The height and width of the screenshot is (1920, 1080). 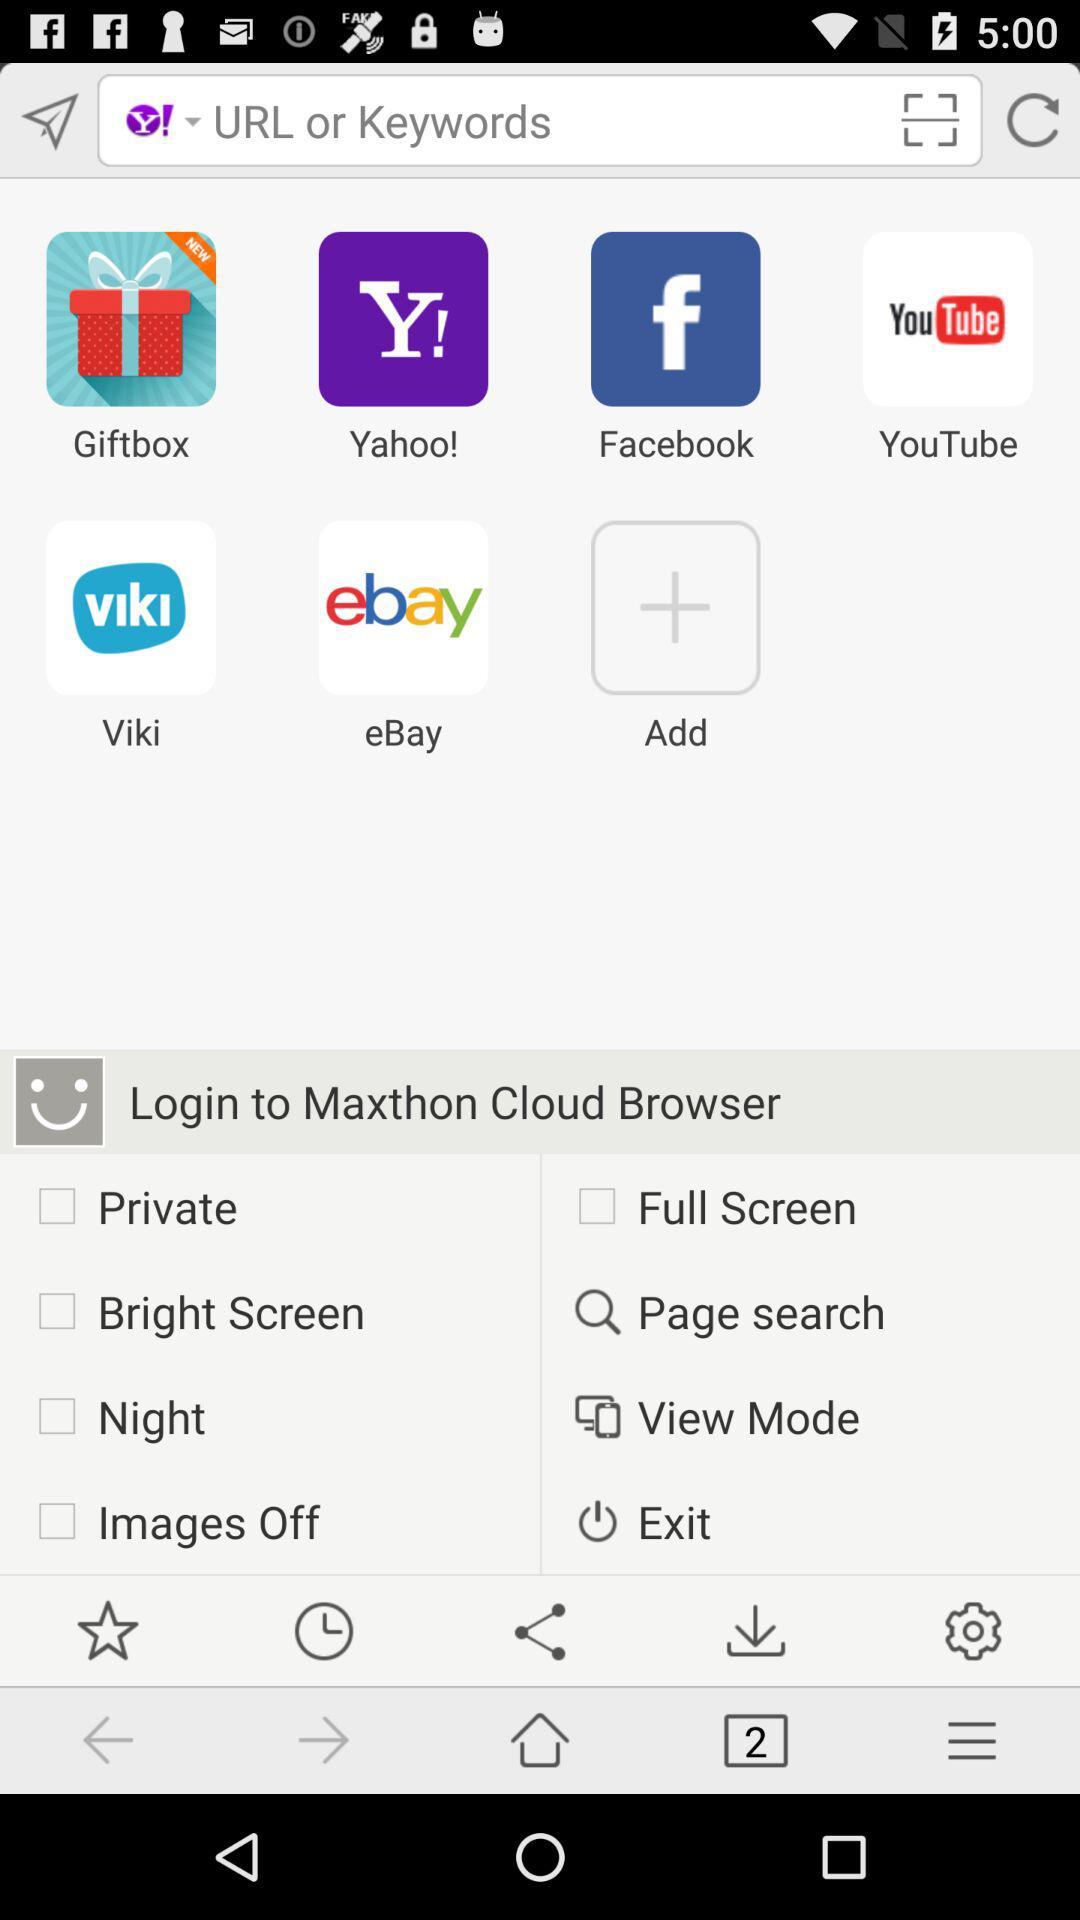 I want to click on the refresh icon, so click(x=1031, y=128).